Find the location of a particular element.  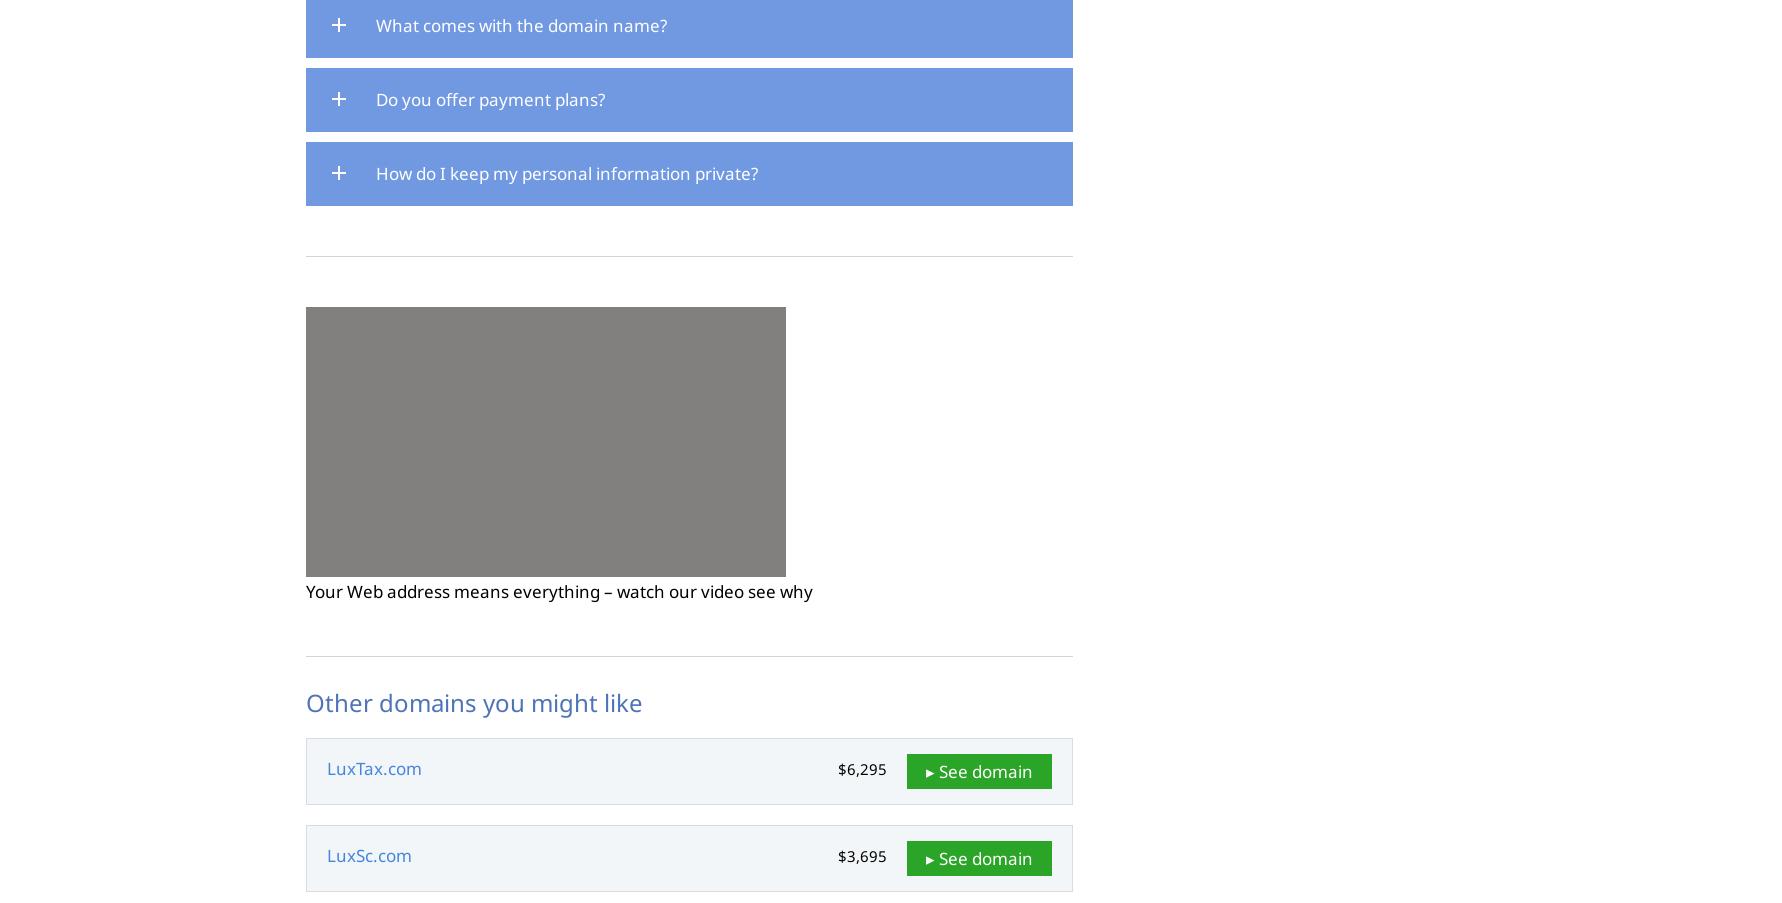

'Other domains you might like' is located at coordinates (473, 701).